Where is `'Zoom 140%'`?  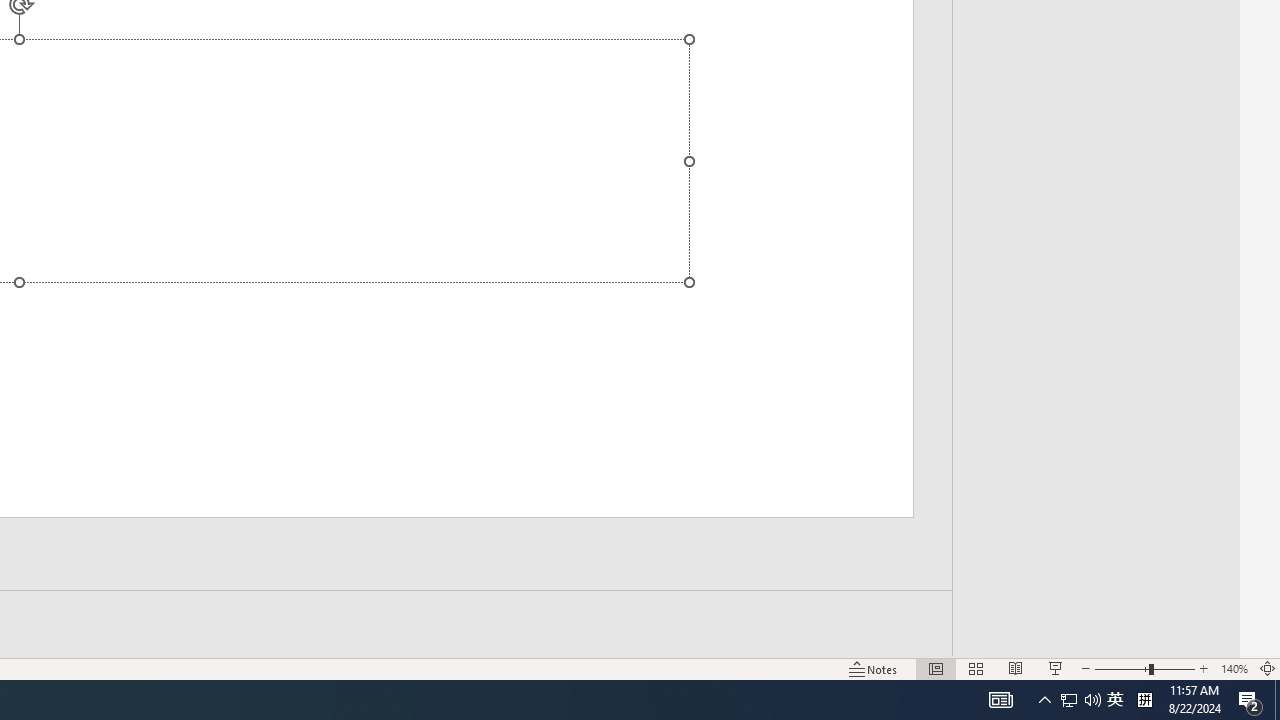 'Zoom 140%' is located at coordinates (1233, 669).